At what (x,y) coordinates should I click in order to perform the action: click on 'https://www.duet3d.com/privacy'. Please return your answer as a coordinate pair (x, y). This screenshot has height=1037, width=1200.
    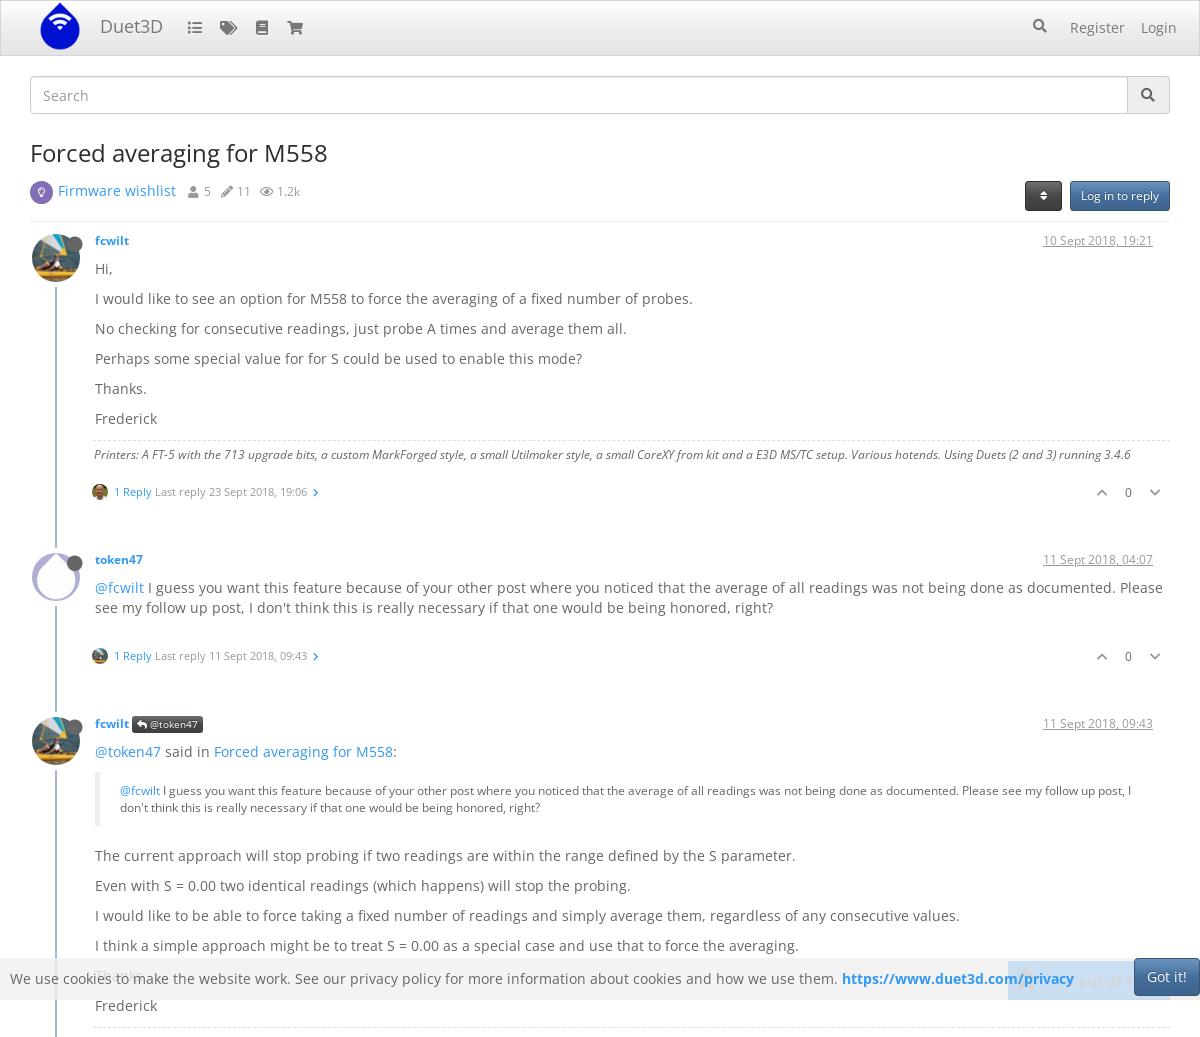
    Looking at the image, I should click on (957, 978).